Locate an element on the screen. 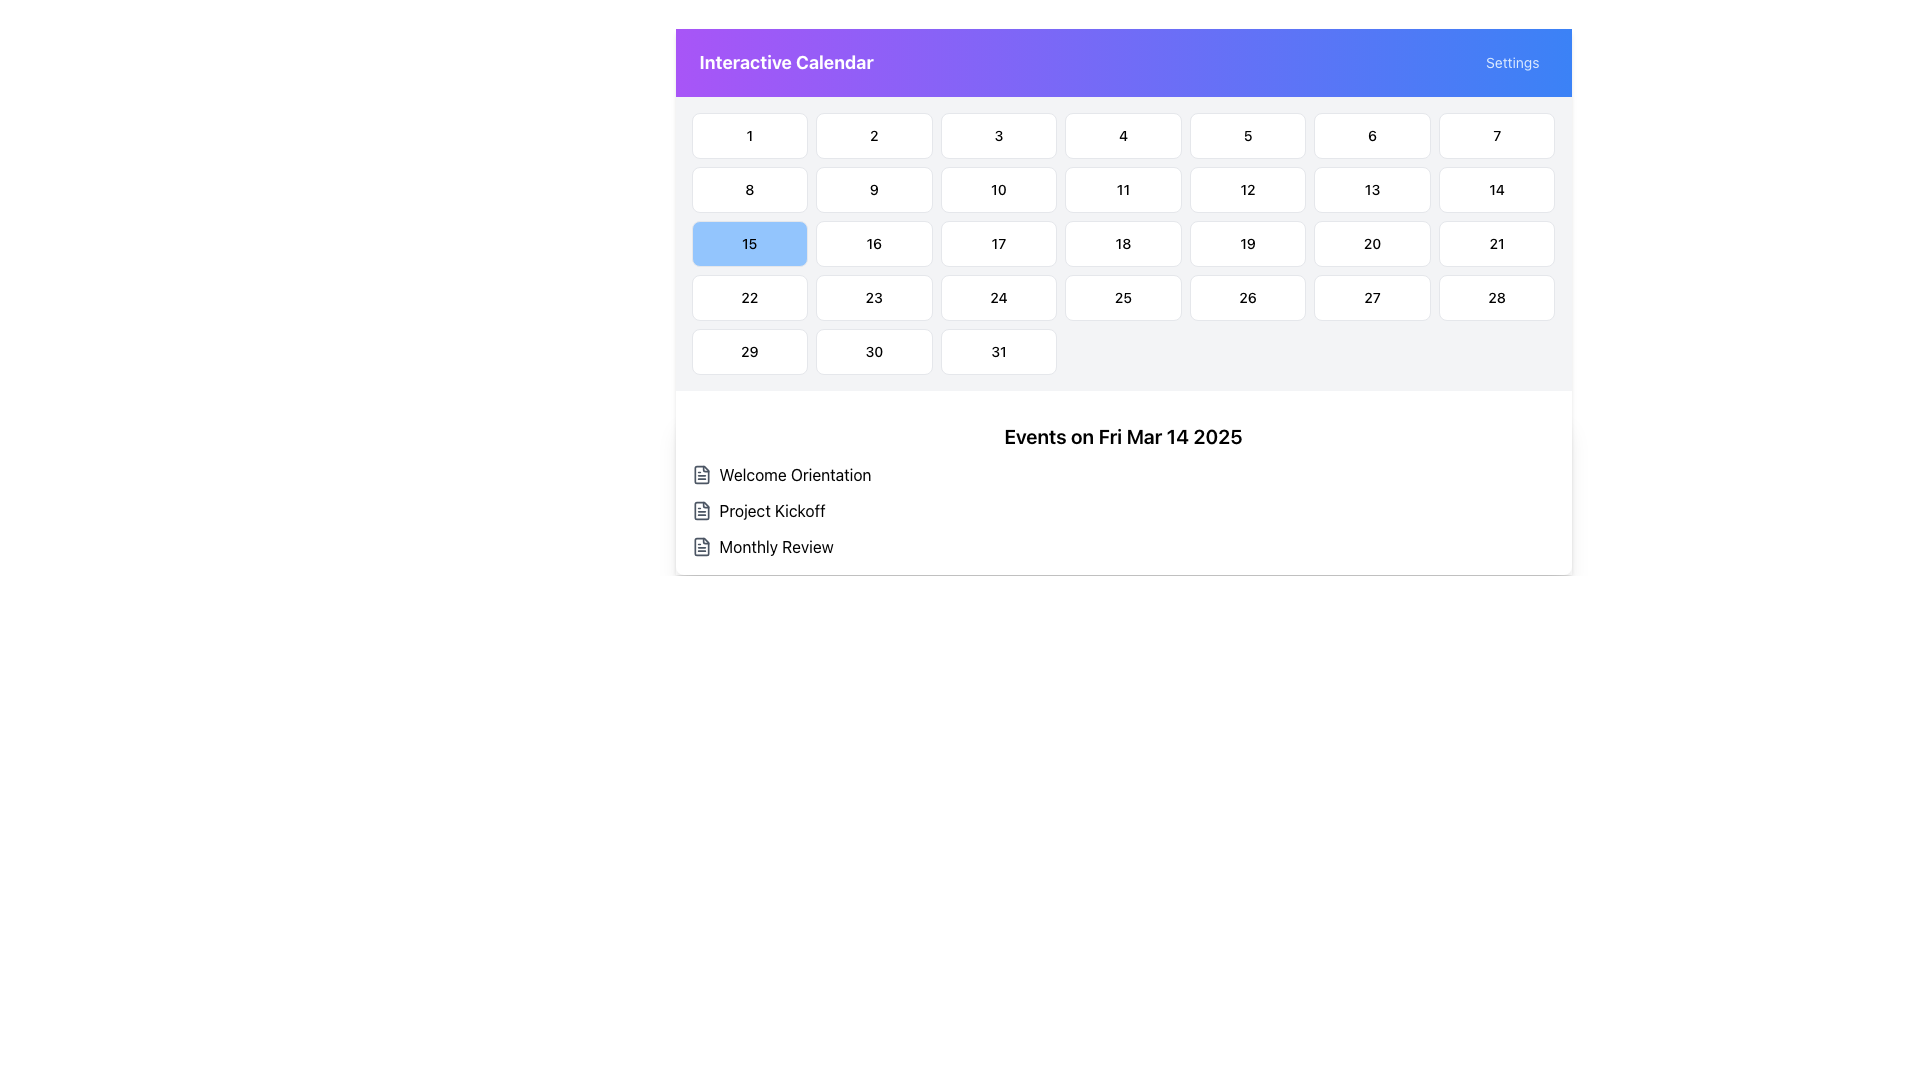  the calendar date cell representing the 21st day is located at coordinates (1497, 242).